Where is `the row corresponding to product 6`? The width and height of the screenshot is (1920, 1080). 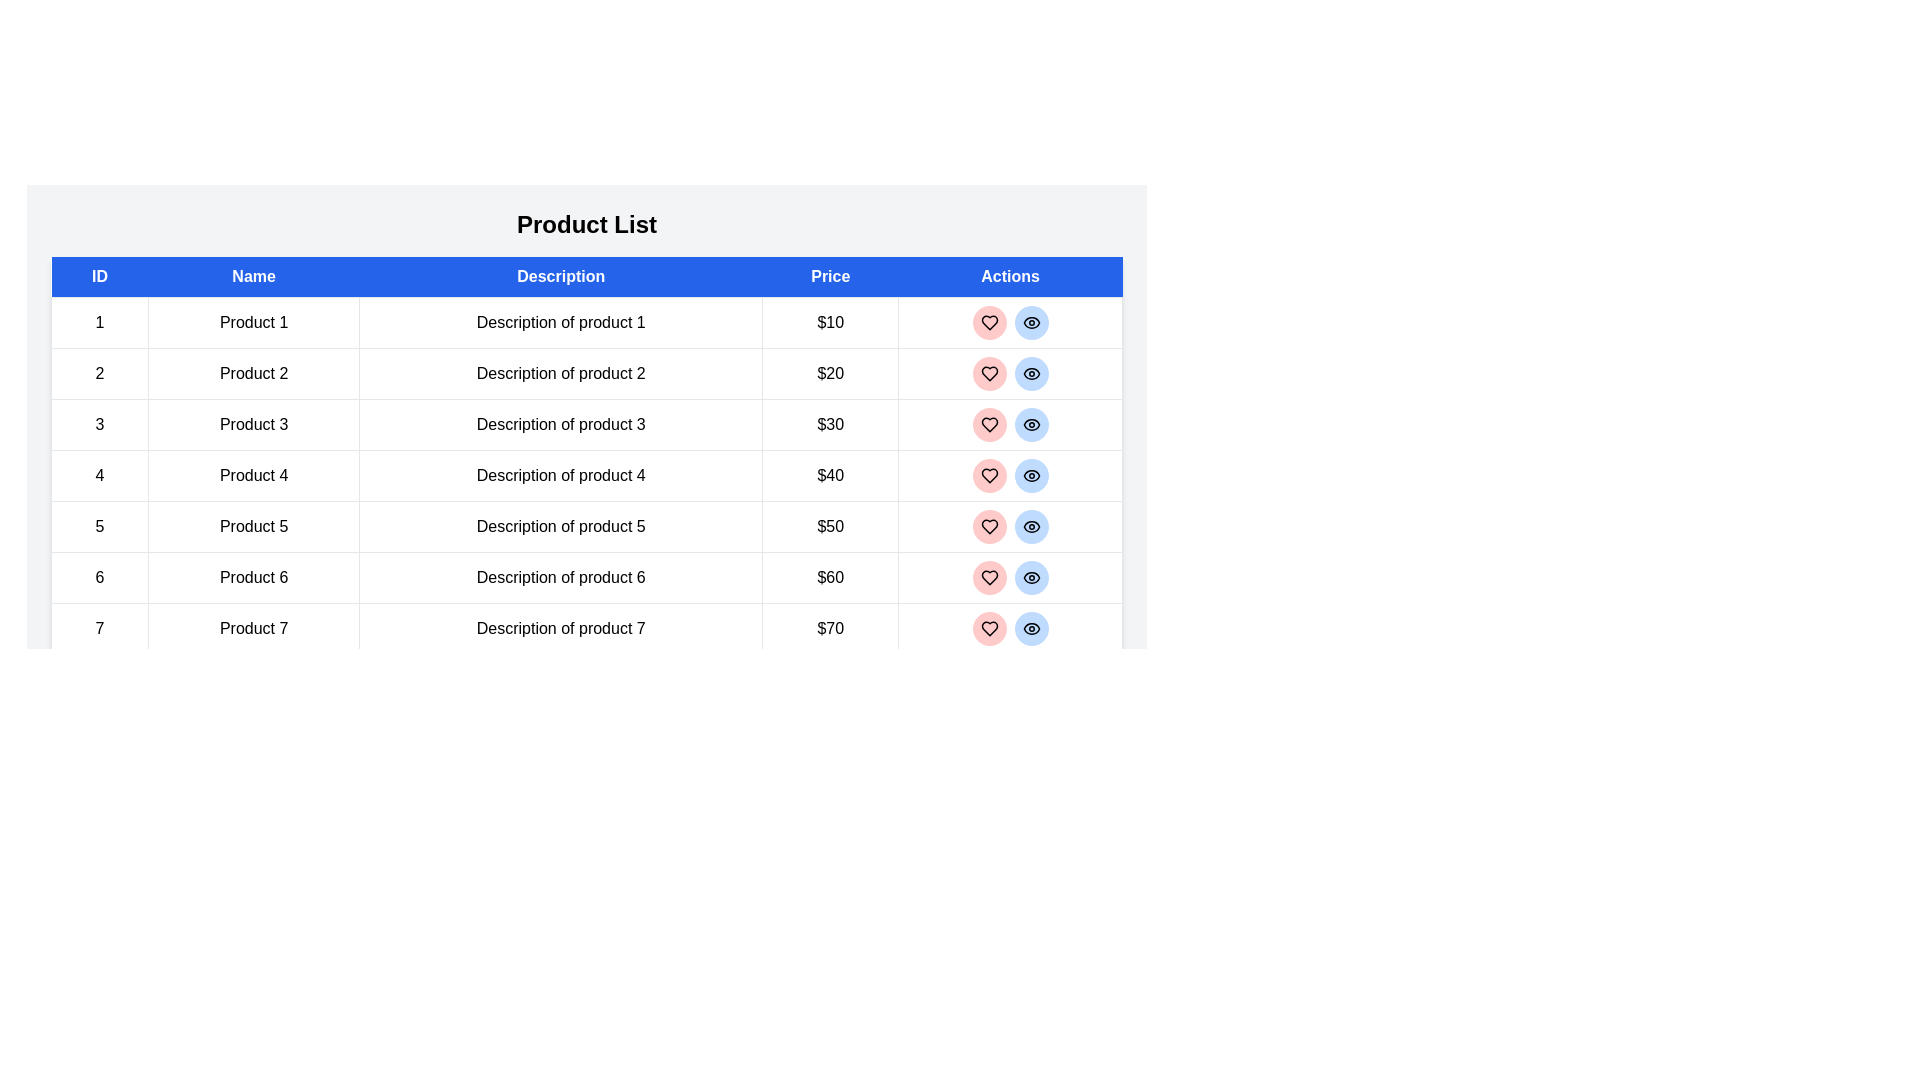
the row corresponding to product 6 is located at coordinates (585, 578).